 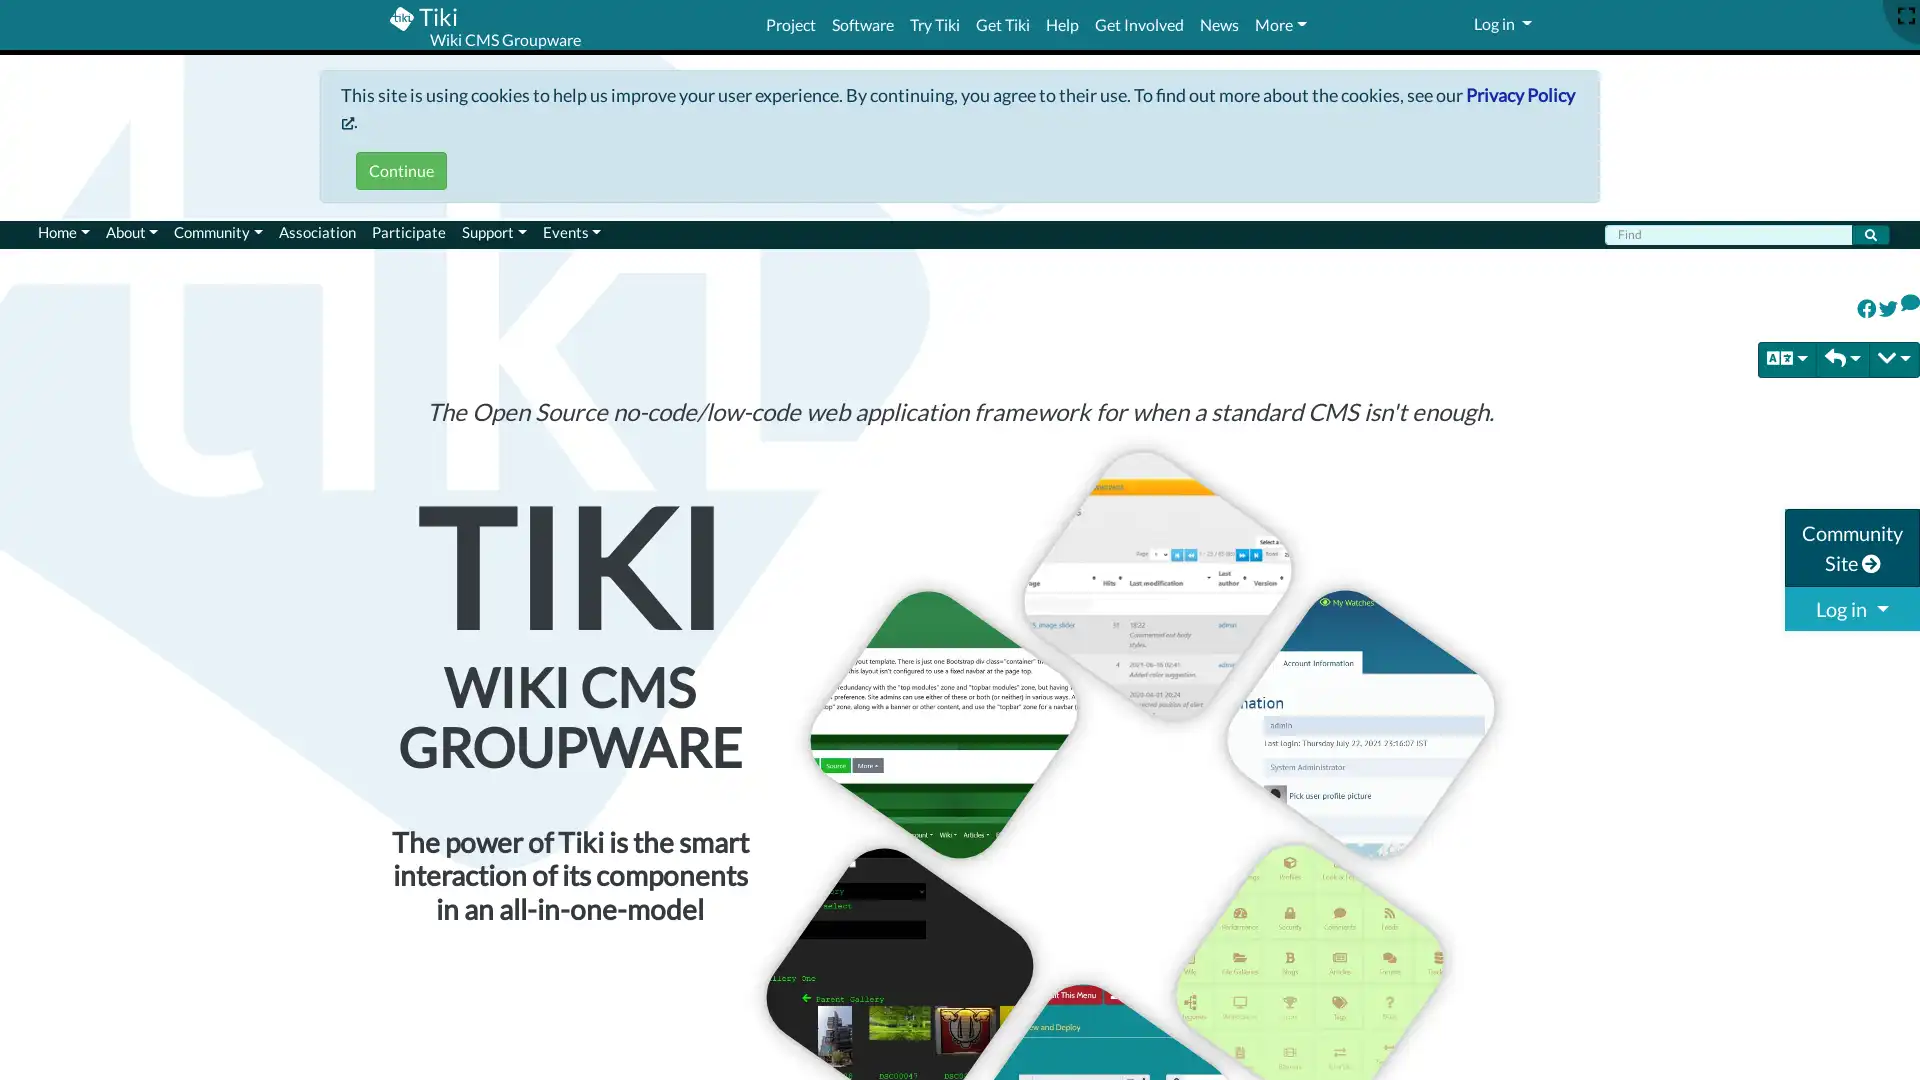 What do you see at coordinates (400, 168) in the screenshot?
I see `Continue` at bounding box center [400, 168].